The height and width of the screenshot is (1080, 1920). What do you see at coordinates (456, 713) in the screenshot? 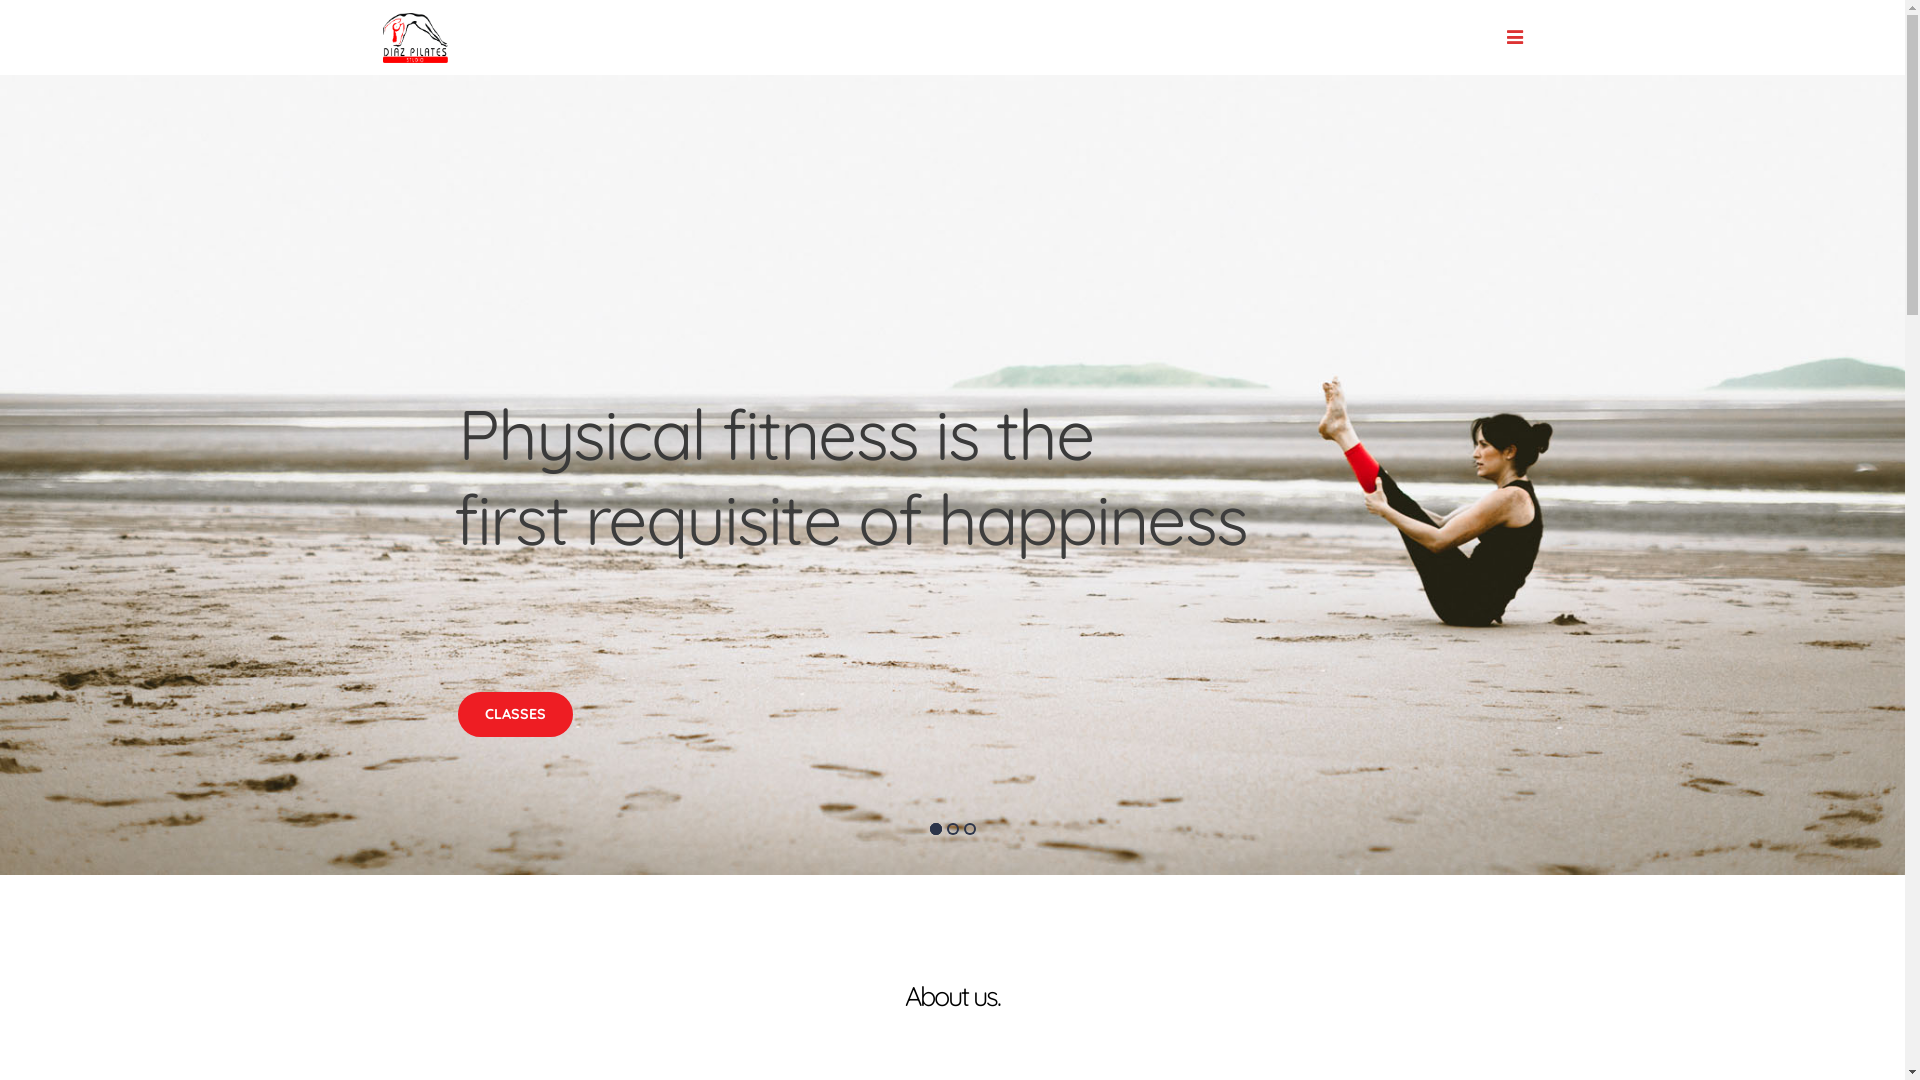
I see `'CLASSES'` at bounding box center [456, 713].